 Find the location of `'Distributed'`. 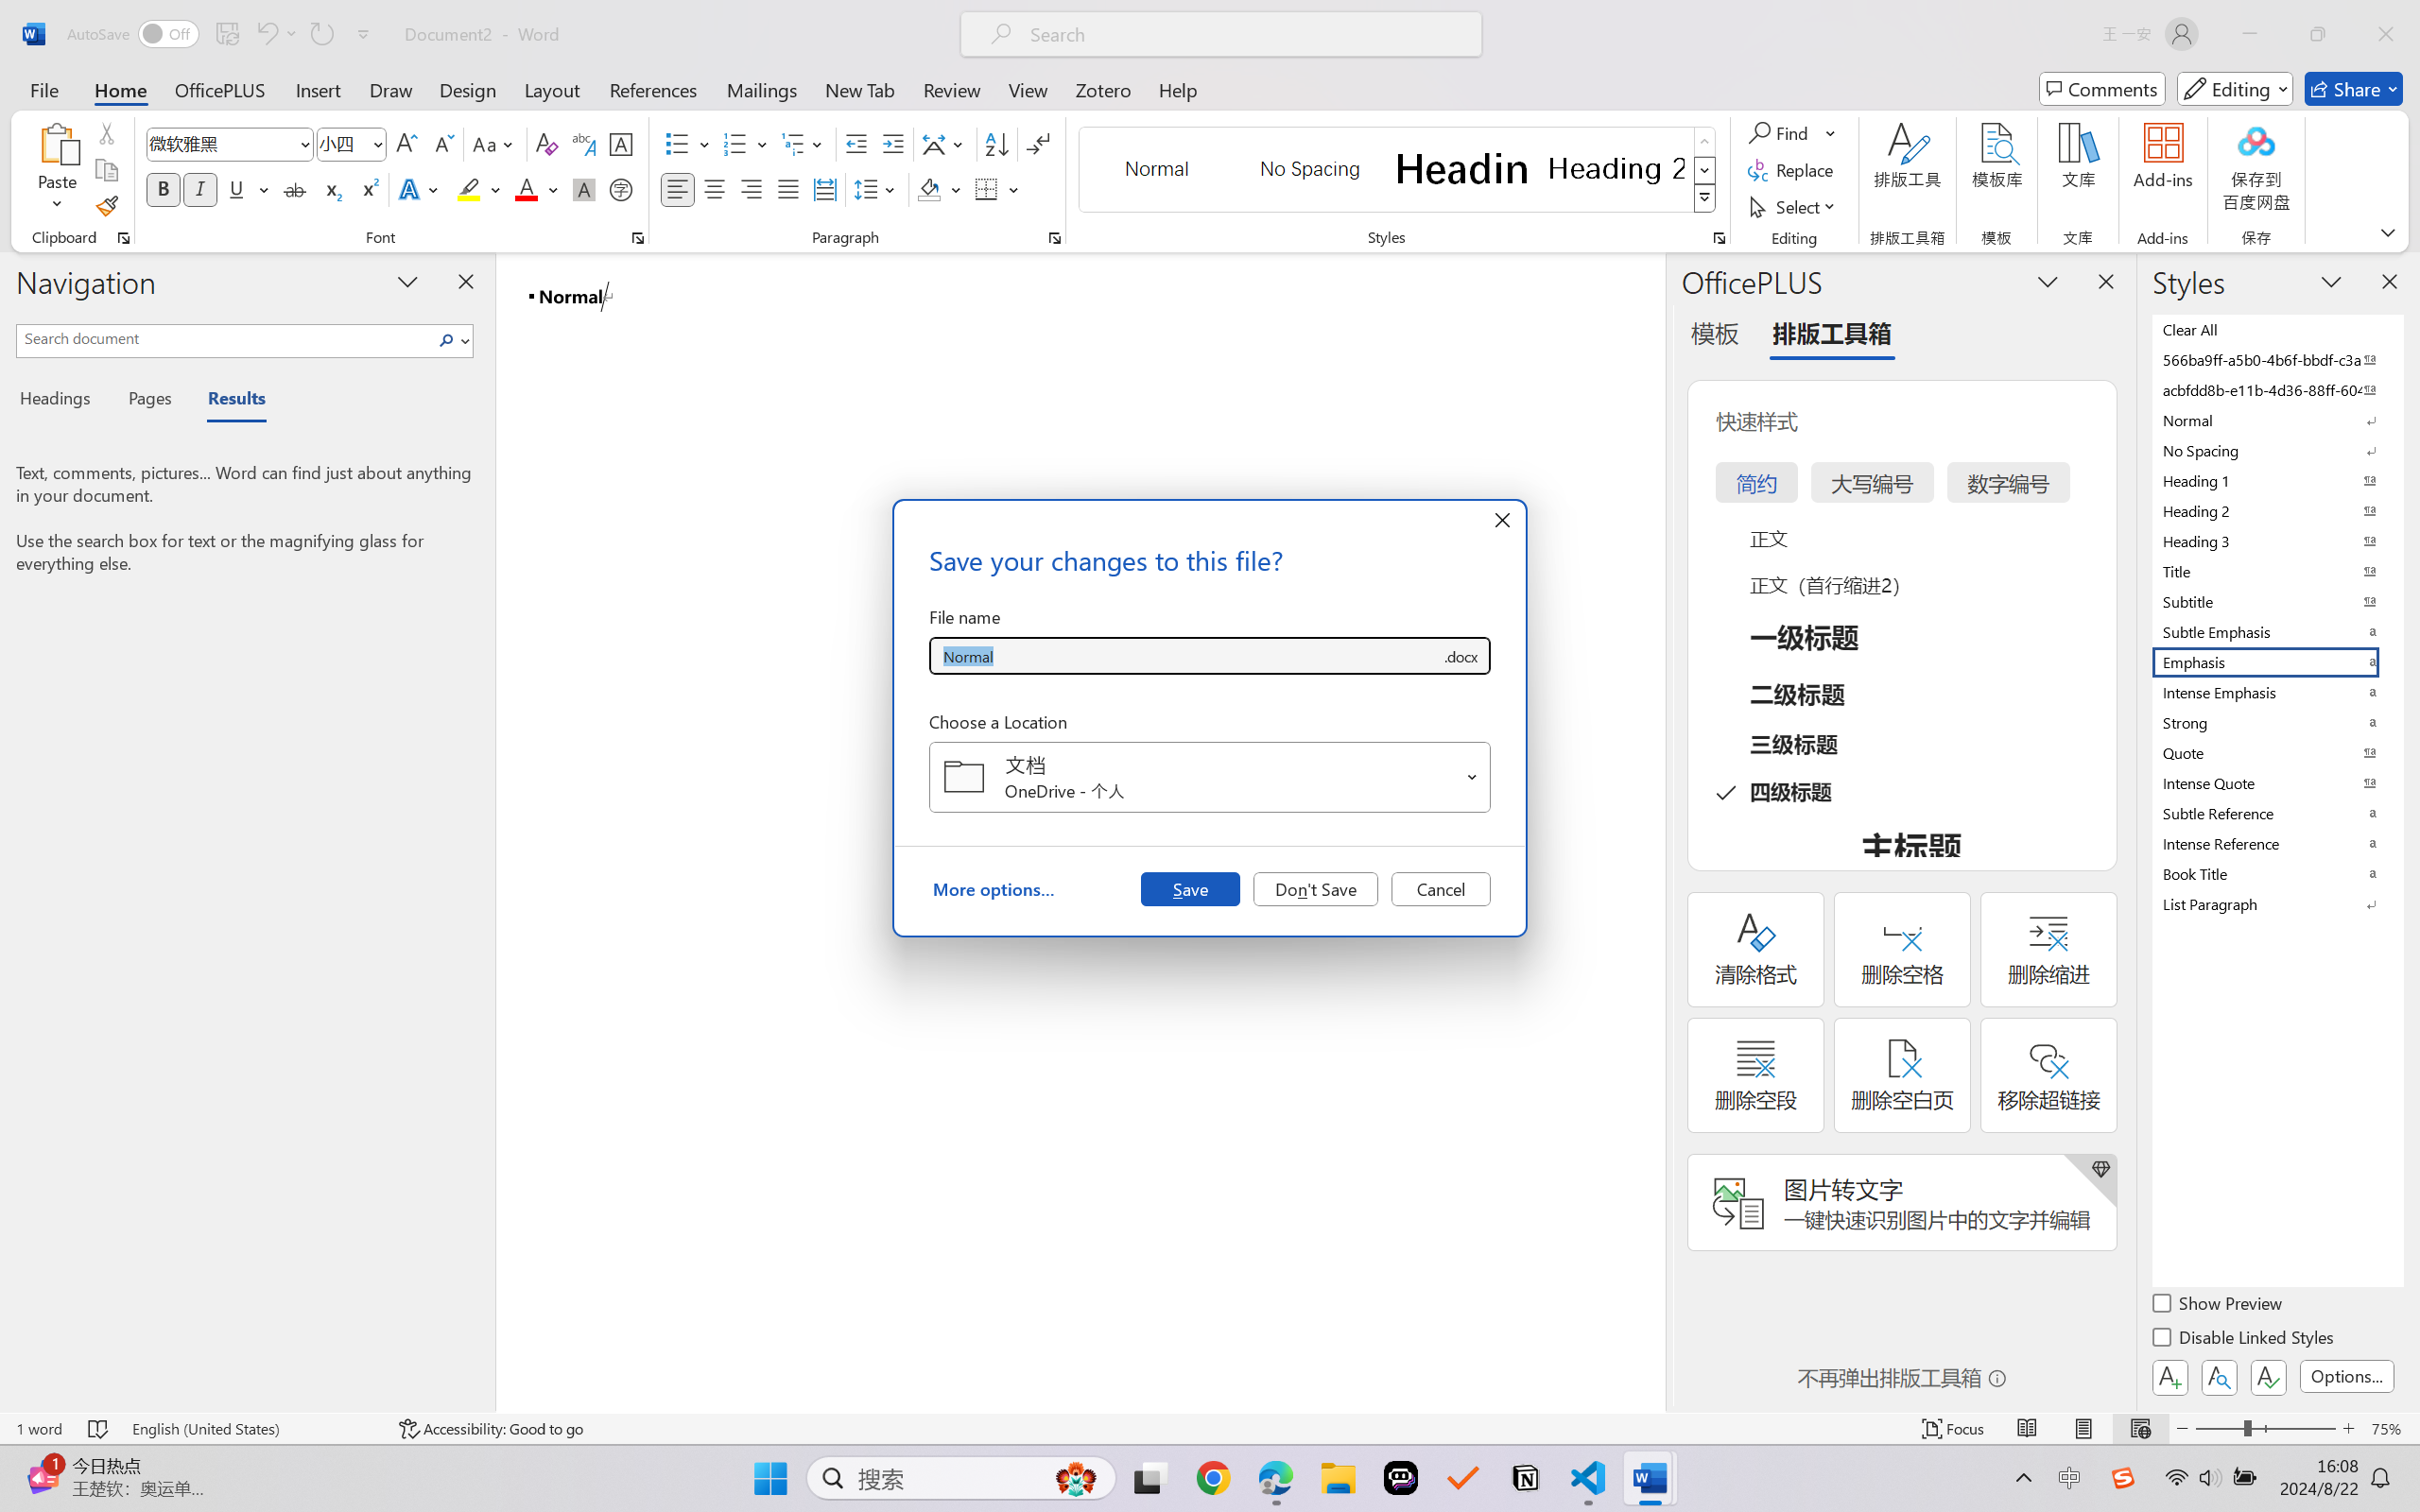

'Distributed' is located at coordinates (823, 188).